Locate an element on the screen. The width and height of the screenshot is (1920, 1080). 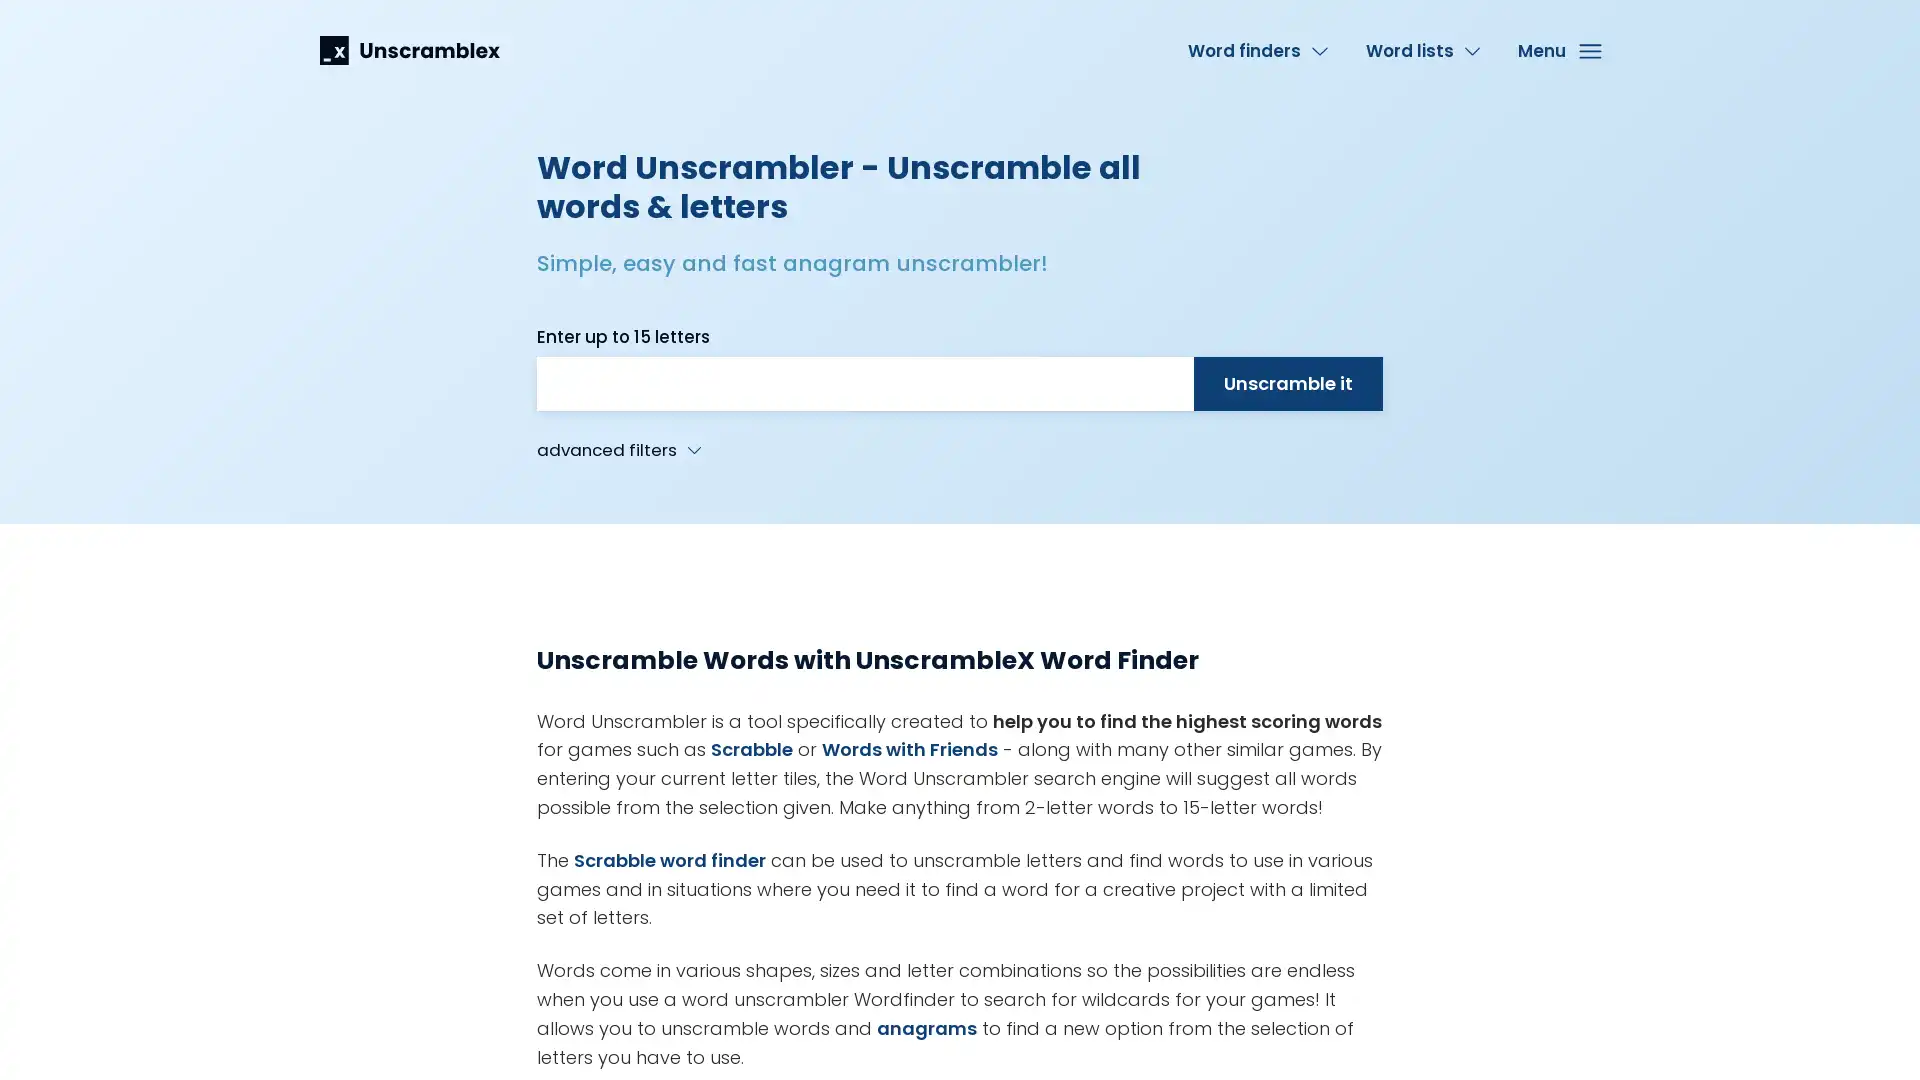
Unscramble it is located at coordinates (1287, 384).